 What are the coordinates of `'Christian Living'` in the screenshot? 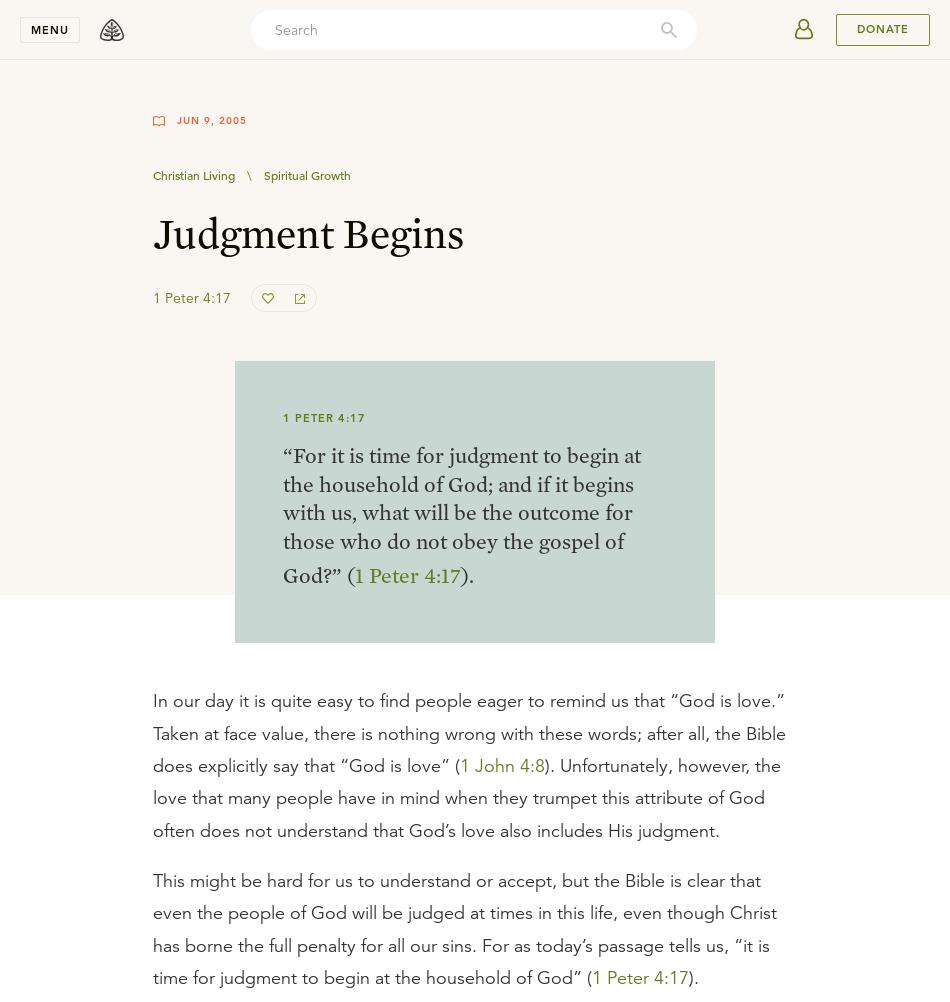 It's located at (193, 174).